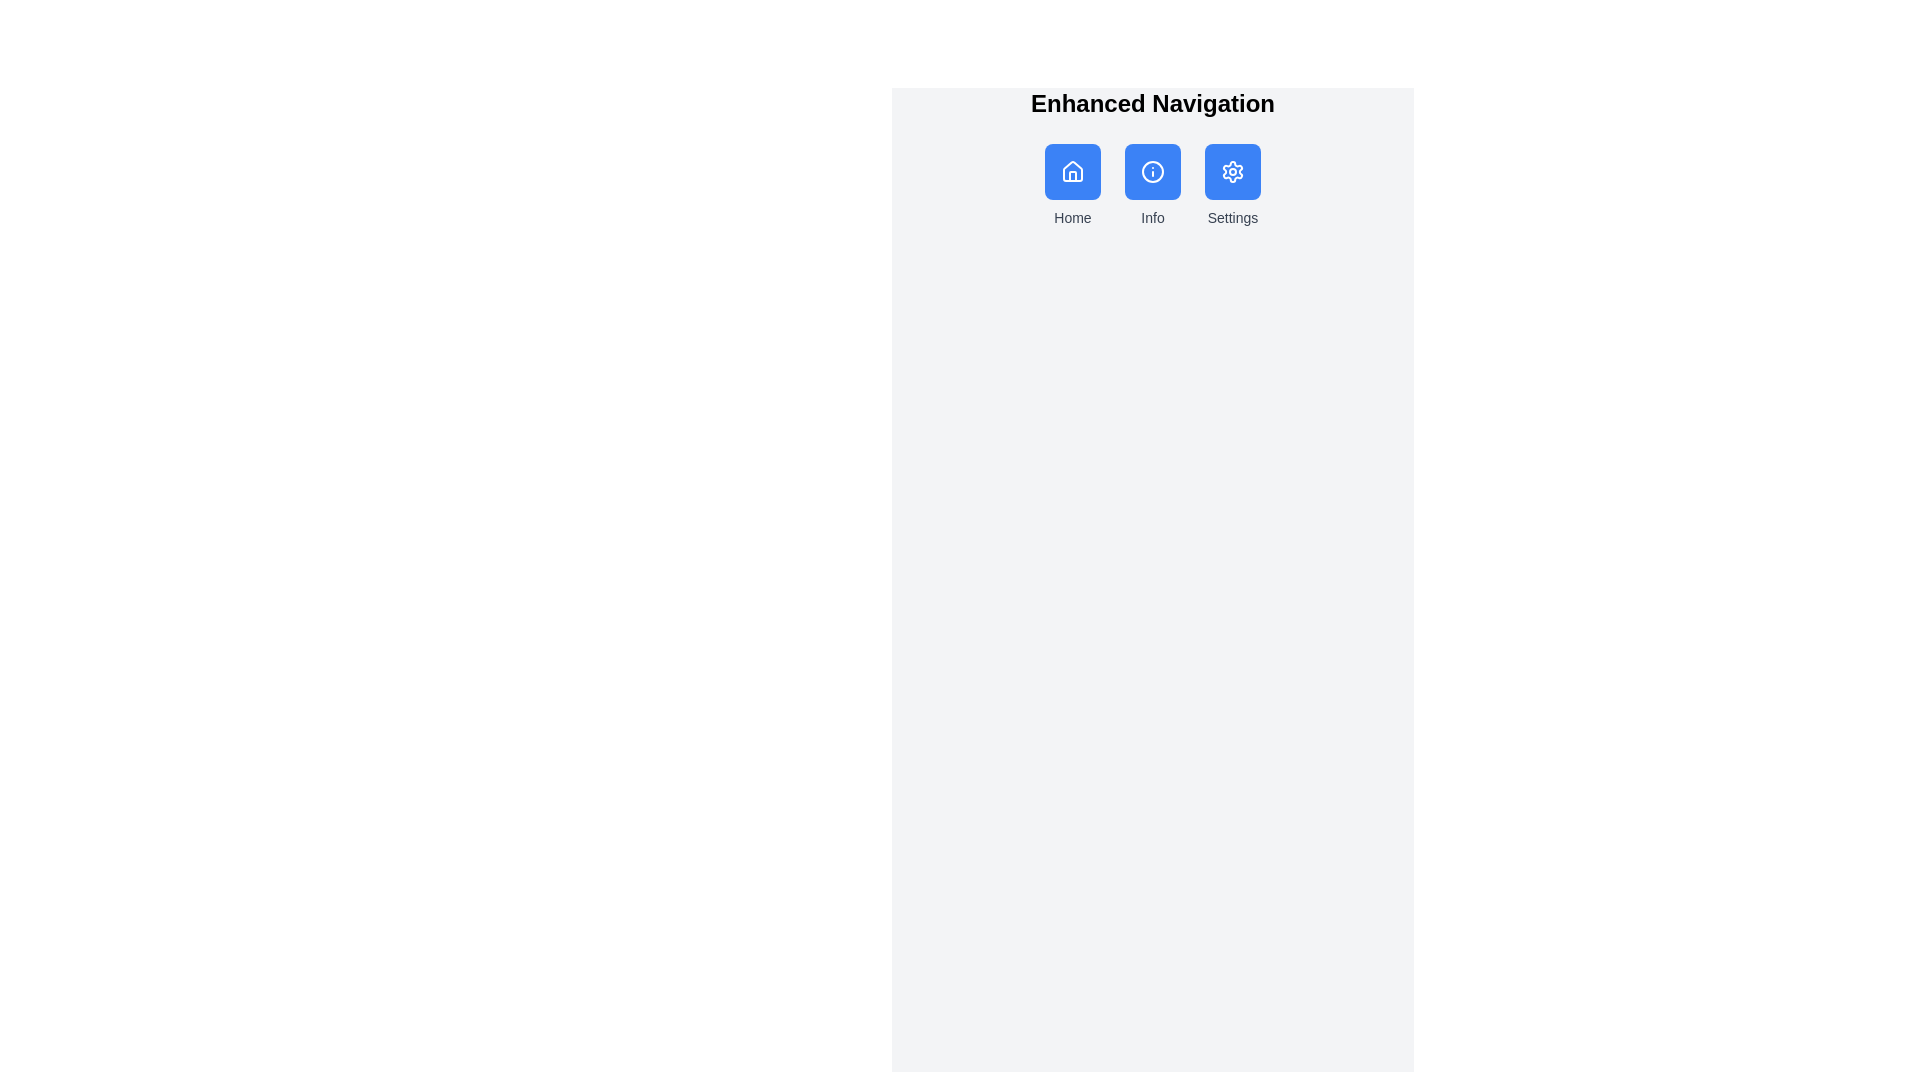  I want to click on the 'Home' navigation icon, which is the first button in the horizontal row below 'Enhanced Navigation', so click(1072, 171).